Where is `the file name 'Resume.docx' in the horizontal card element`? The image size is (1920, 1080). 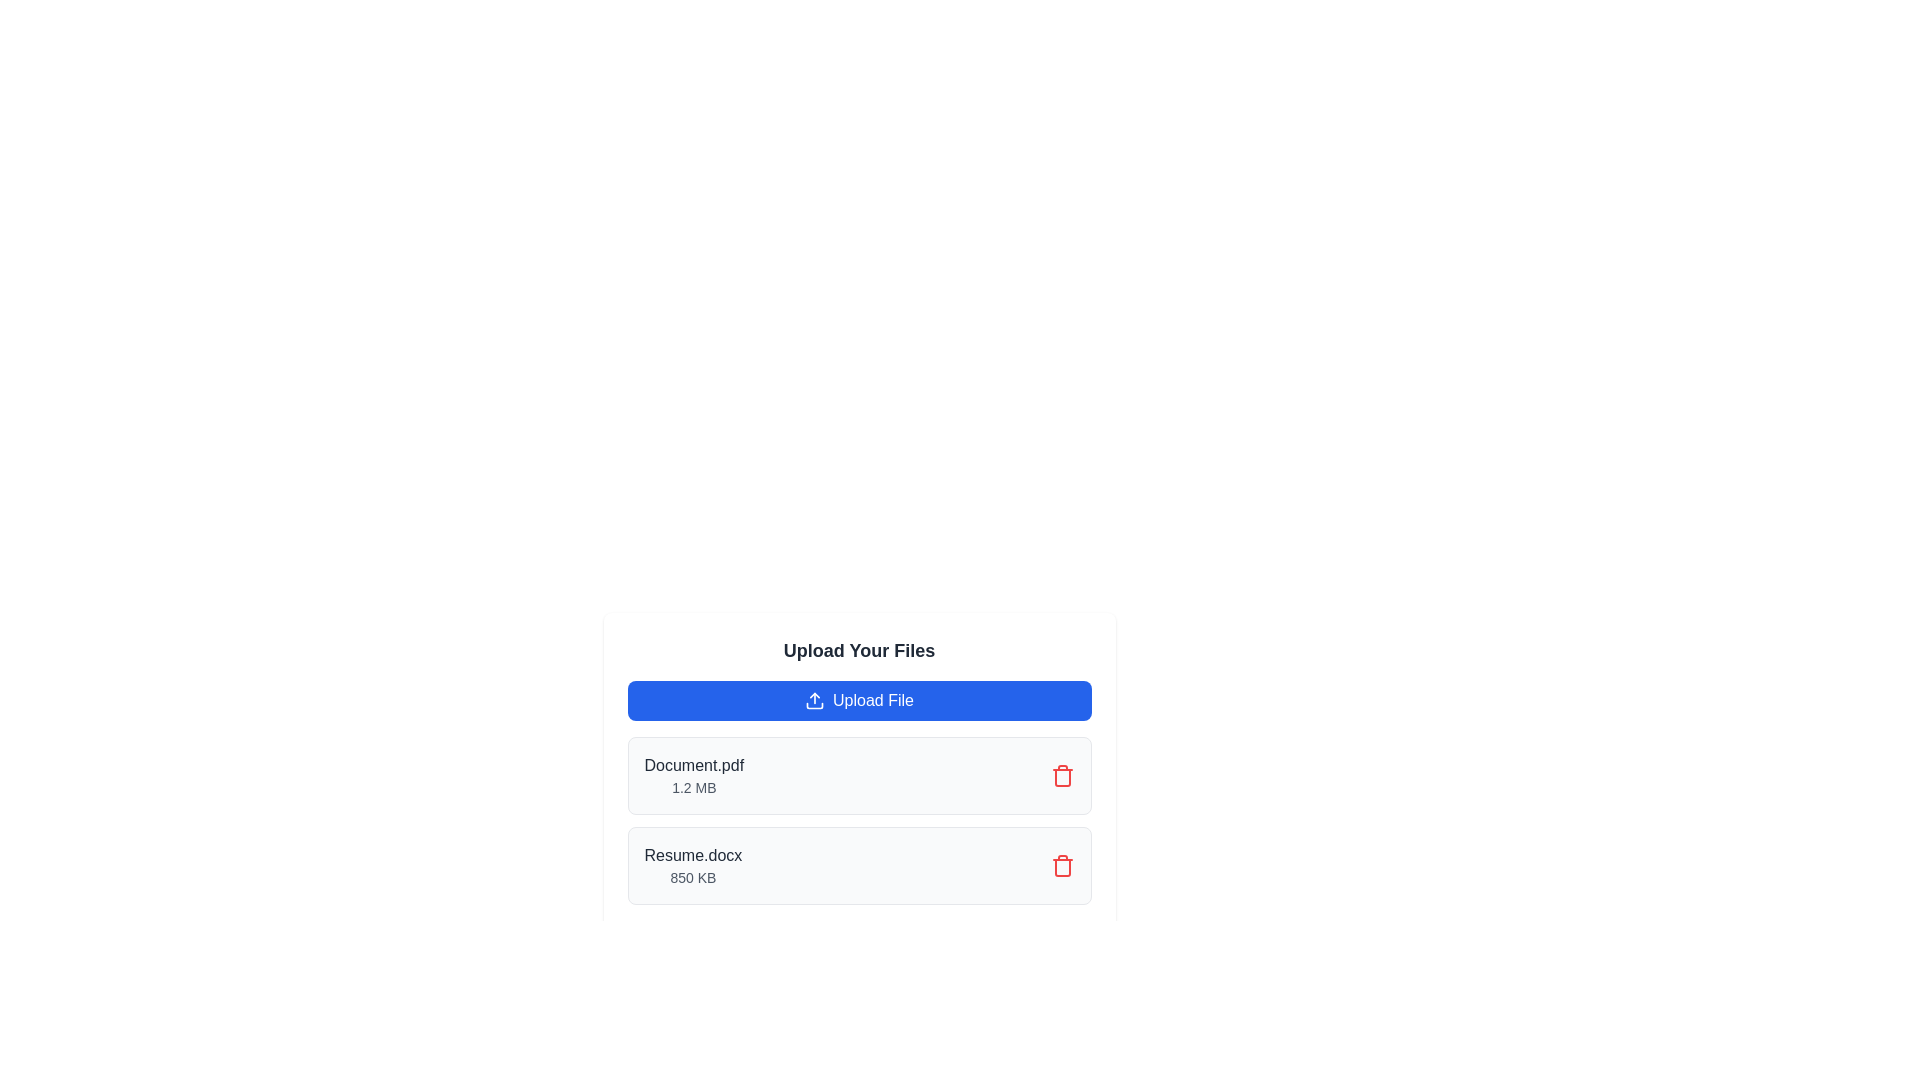
the file name 'Resume.docx' in the horizontal card element is located at coordinates (859, 865).